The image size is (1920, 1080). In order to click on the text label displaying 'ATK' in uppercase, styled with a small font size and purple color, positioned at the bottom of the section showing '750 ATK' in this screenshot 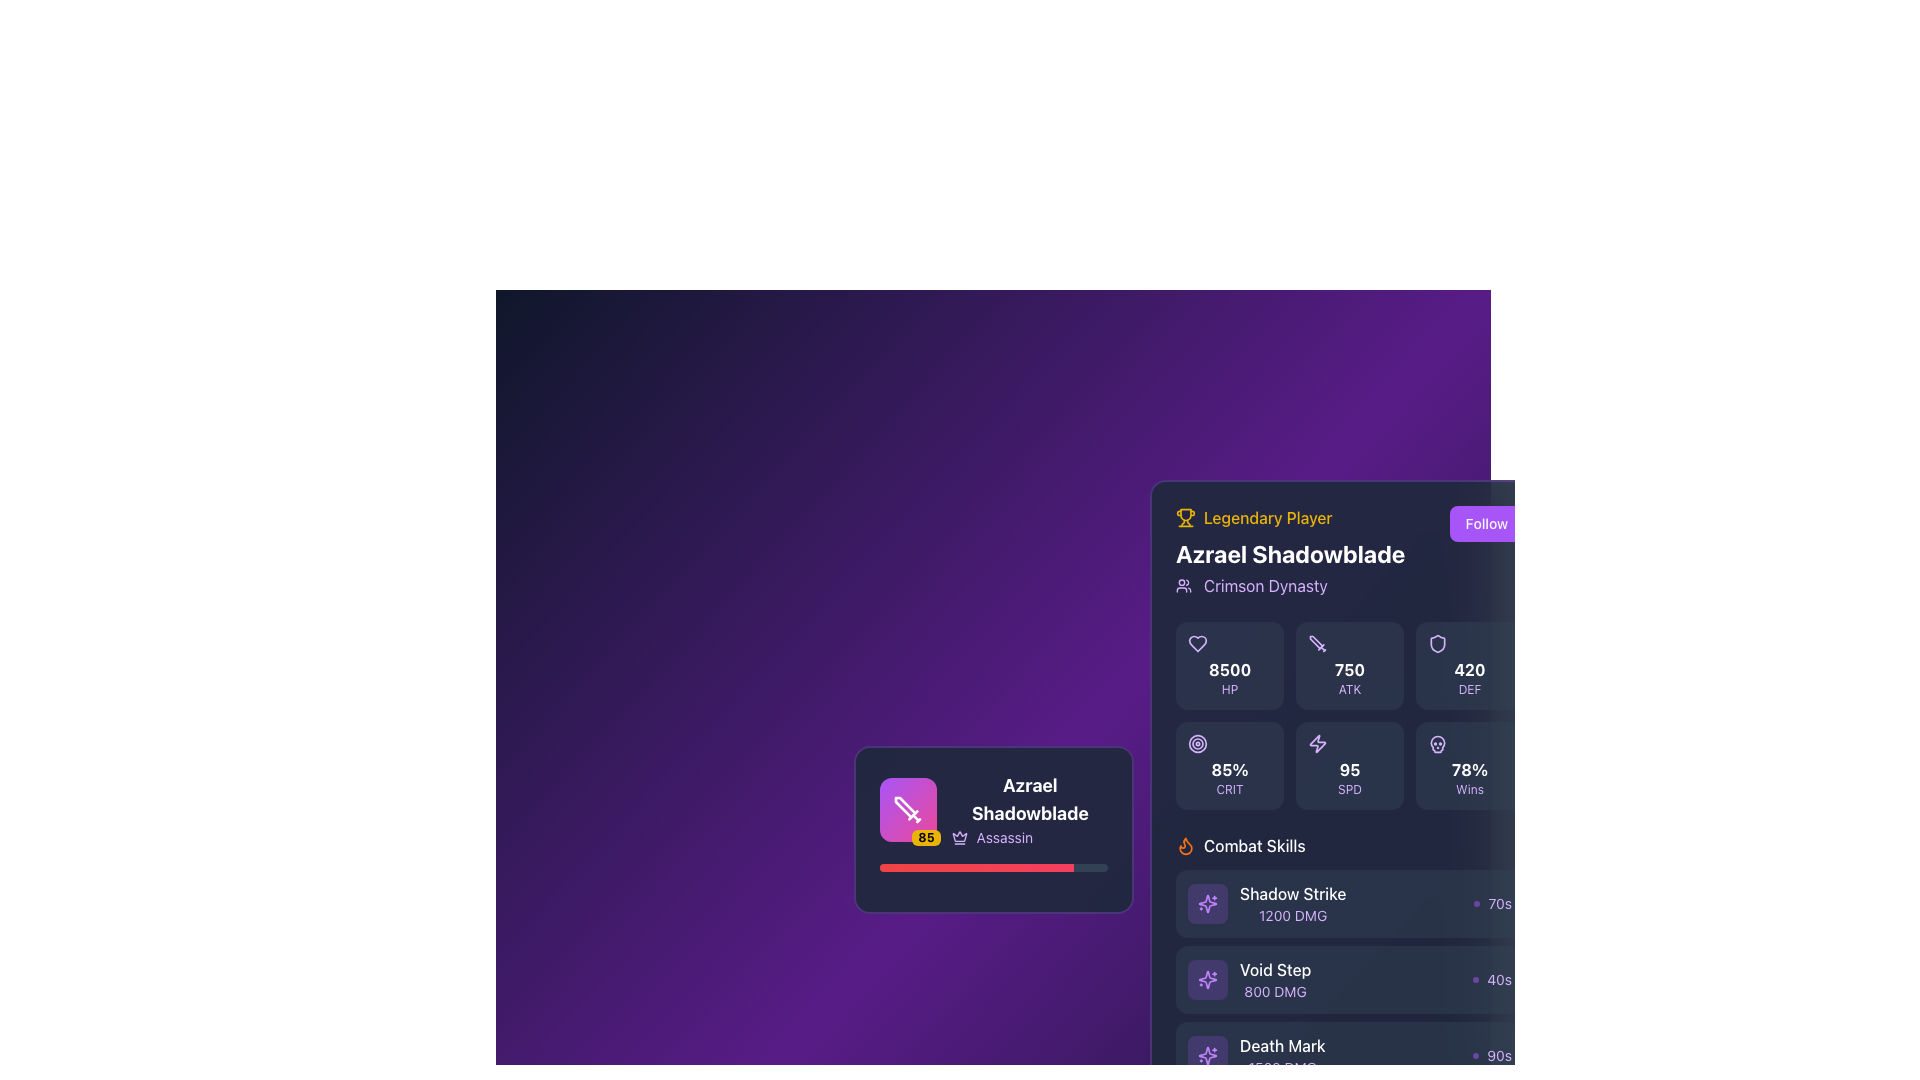, I will do `click(1349, 689)`.